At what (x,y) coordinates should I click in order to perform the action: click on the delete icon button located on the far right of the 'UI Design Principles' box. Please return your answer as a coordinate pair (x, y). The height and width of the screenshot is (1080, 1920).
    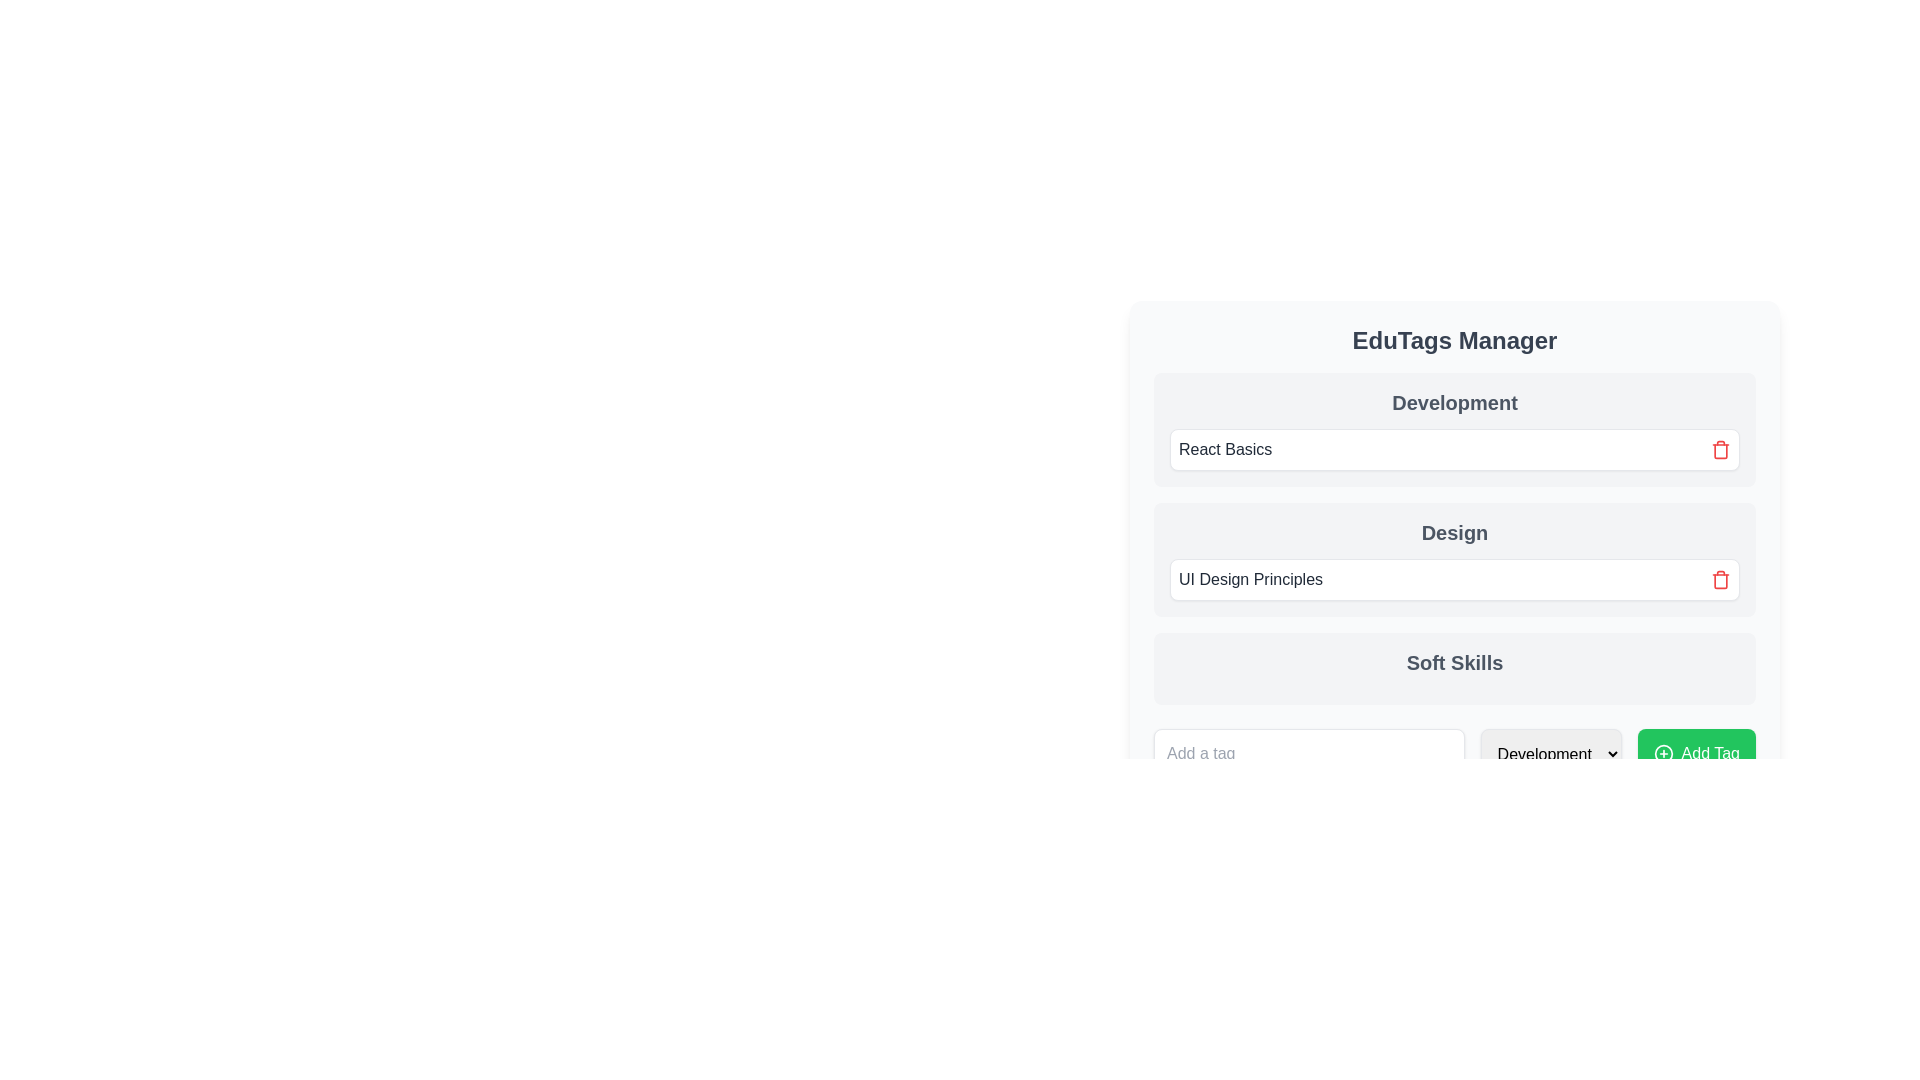
    Looking at the image, I should click on (1720, 579).